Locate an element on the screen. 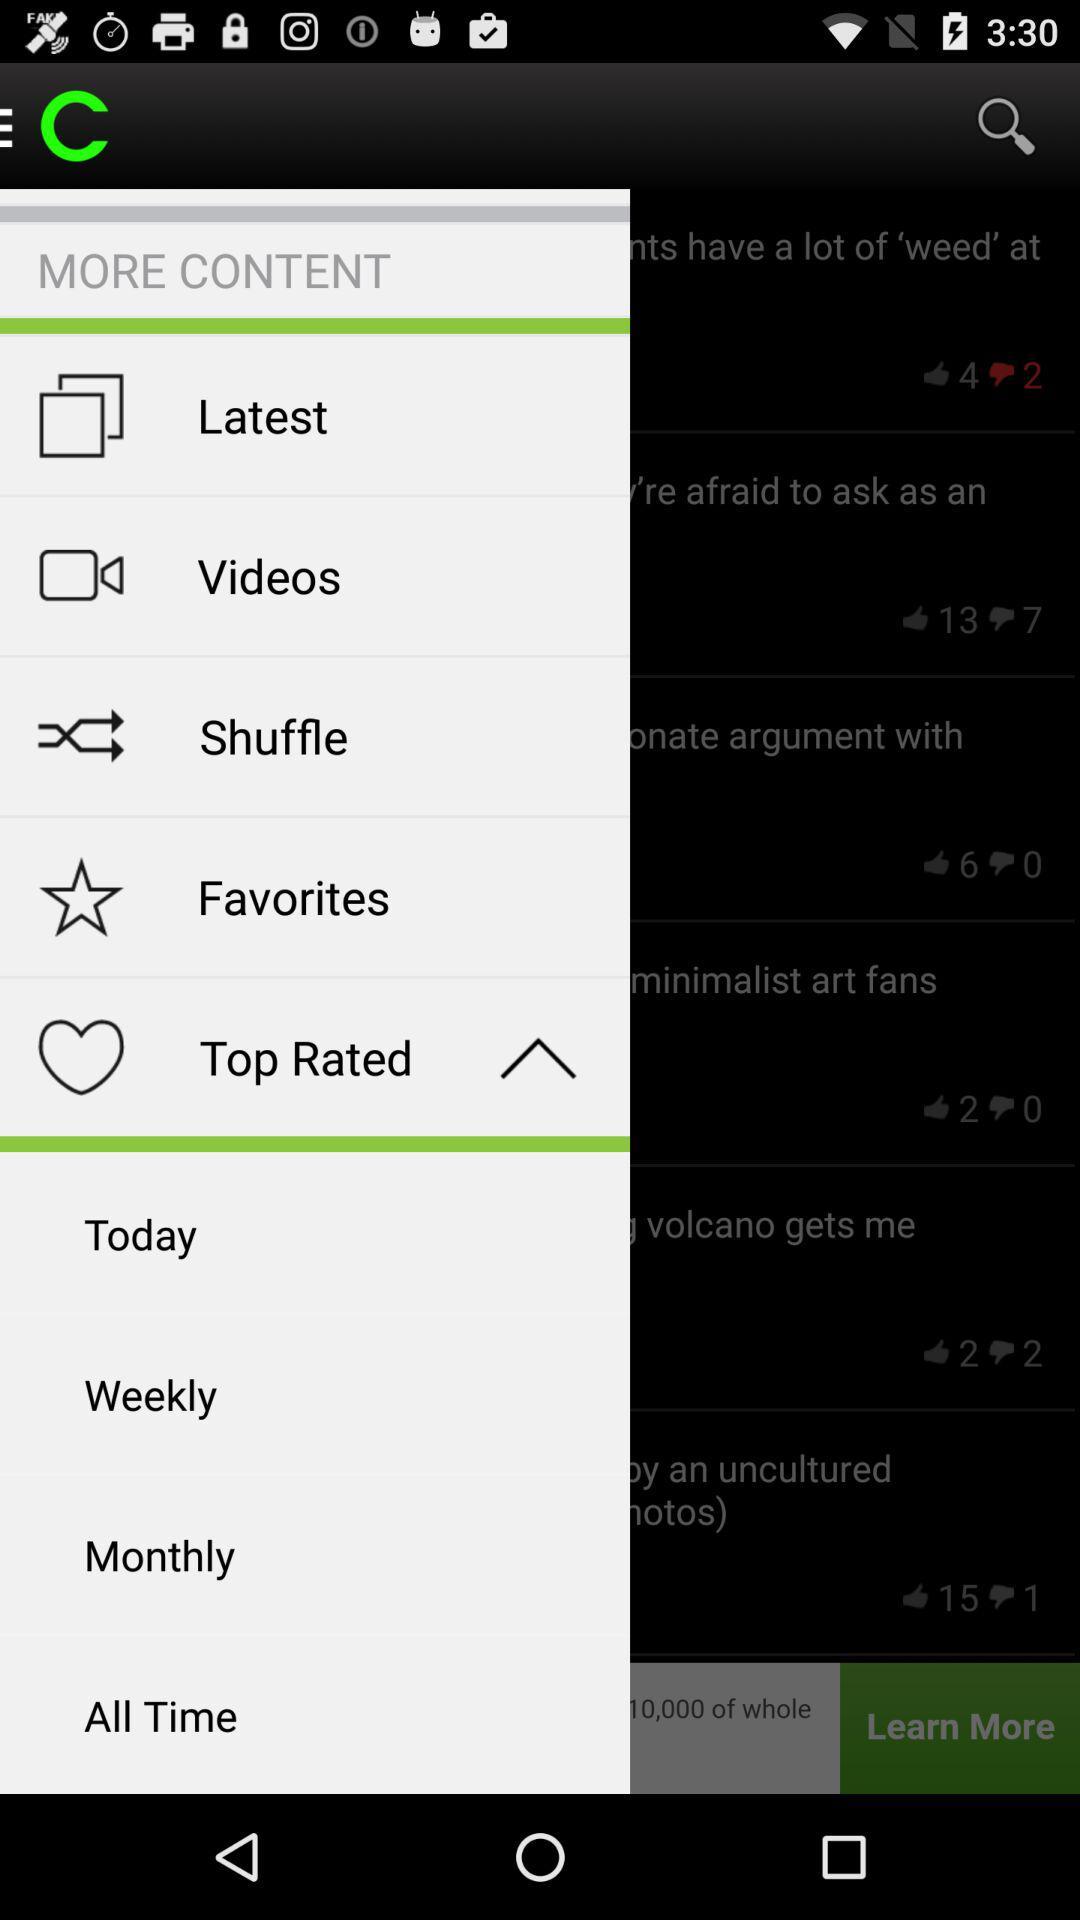  the red coloured dislike button on the top right hand side is located at coordinates (1001, 374).